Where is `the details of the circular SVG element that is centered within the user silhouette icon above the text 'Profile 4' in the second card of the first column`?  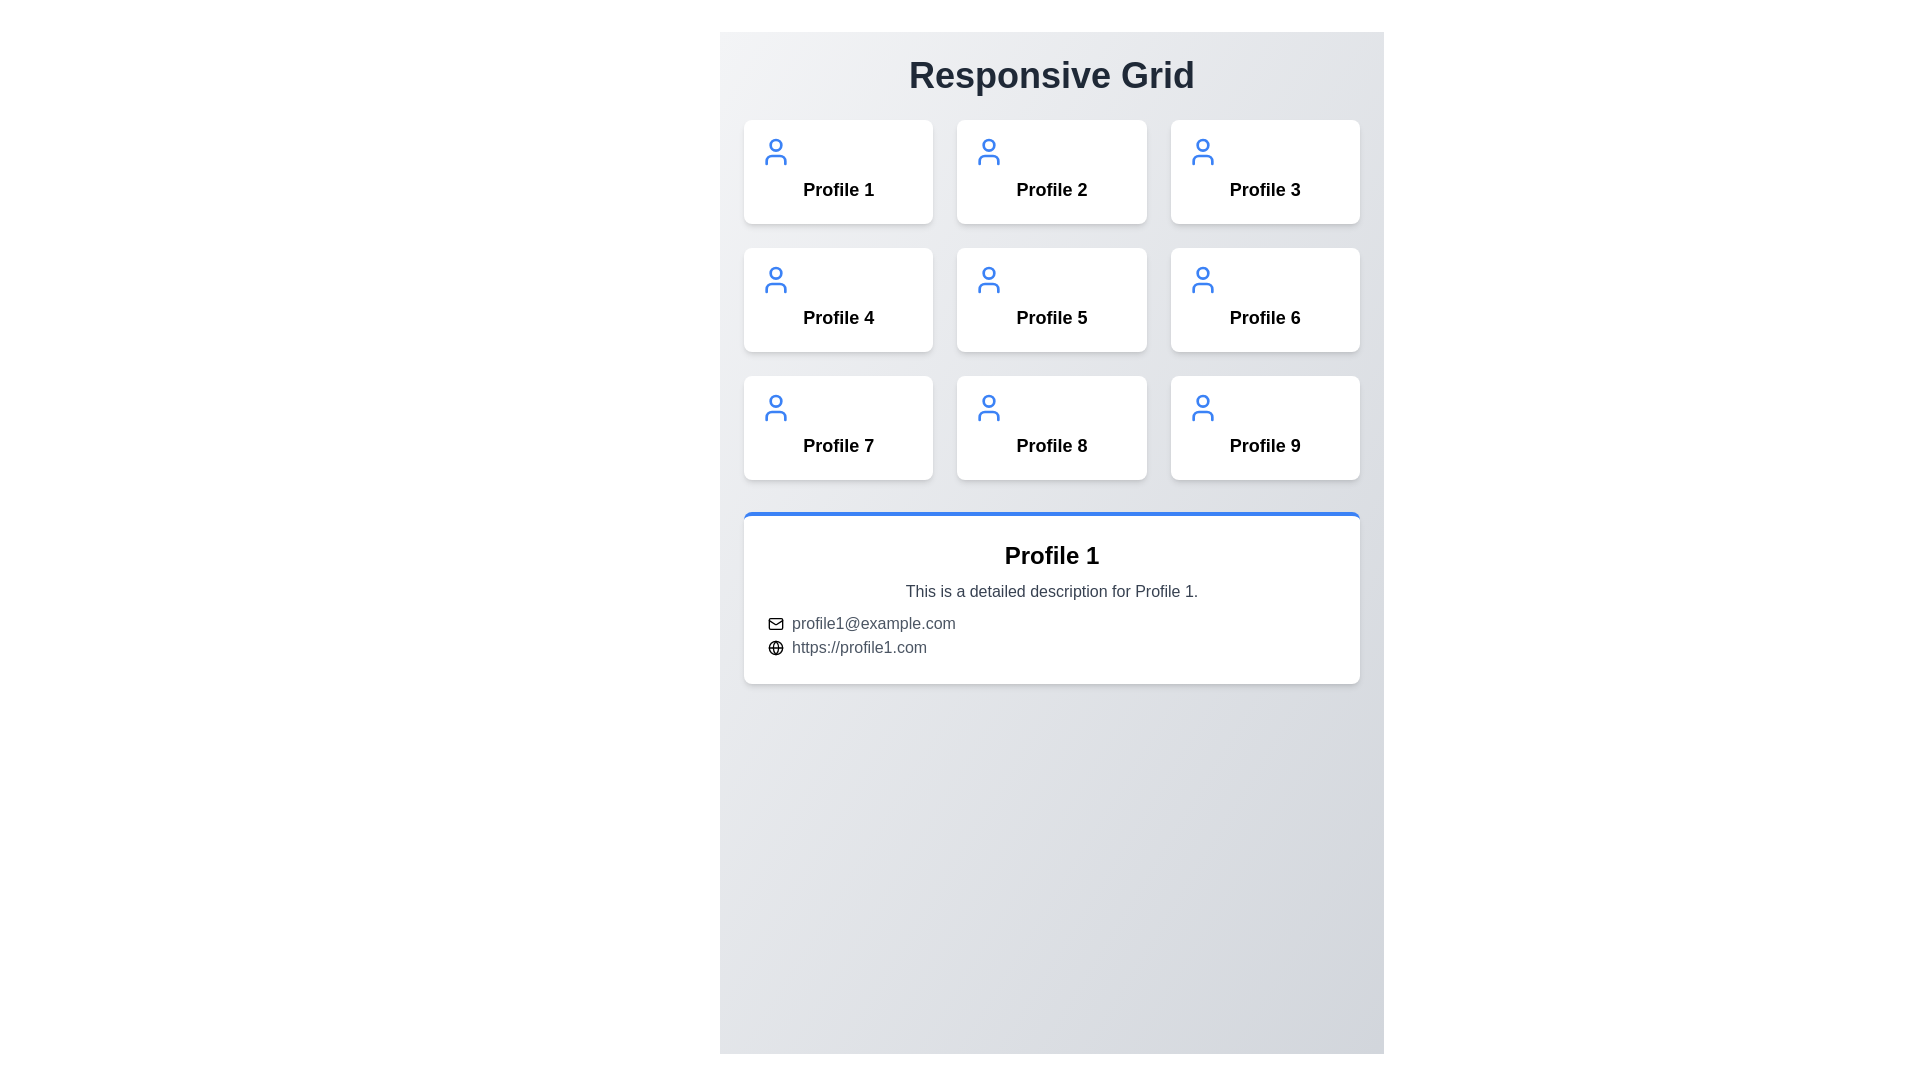 the details of the circular SVG element that is centered within the user silhouette icon above the text 'Profile 4' in the second card of the first column is located at coordinates (775, 273).